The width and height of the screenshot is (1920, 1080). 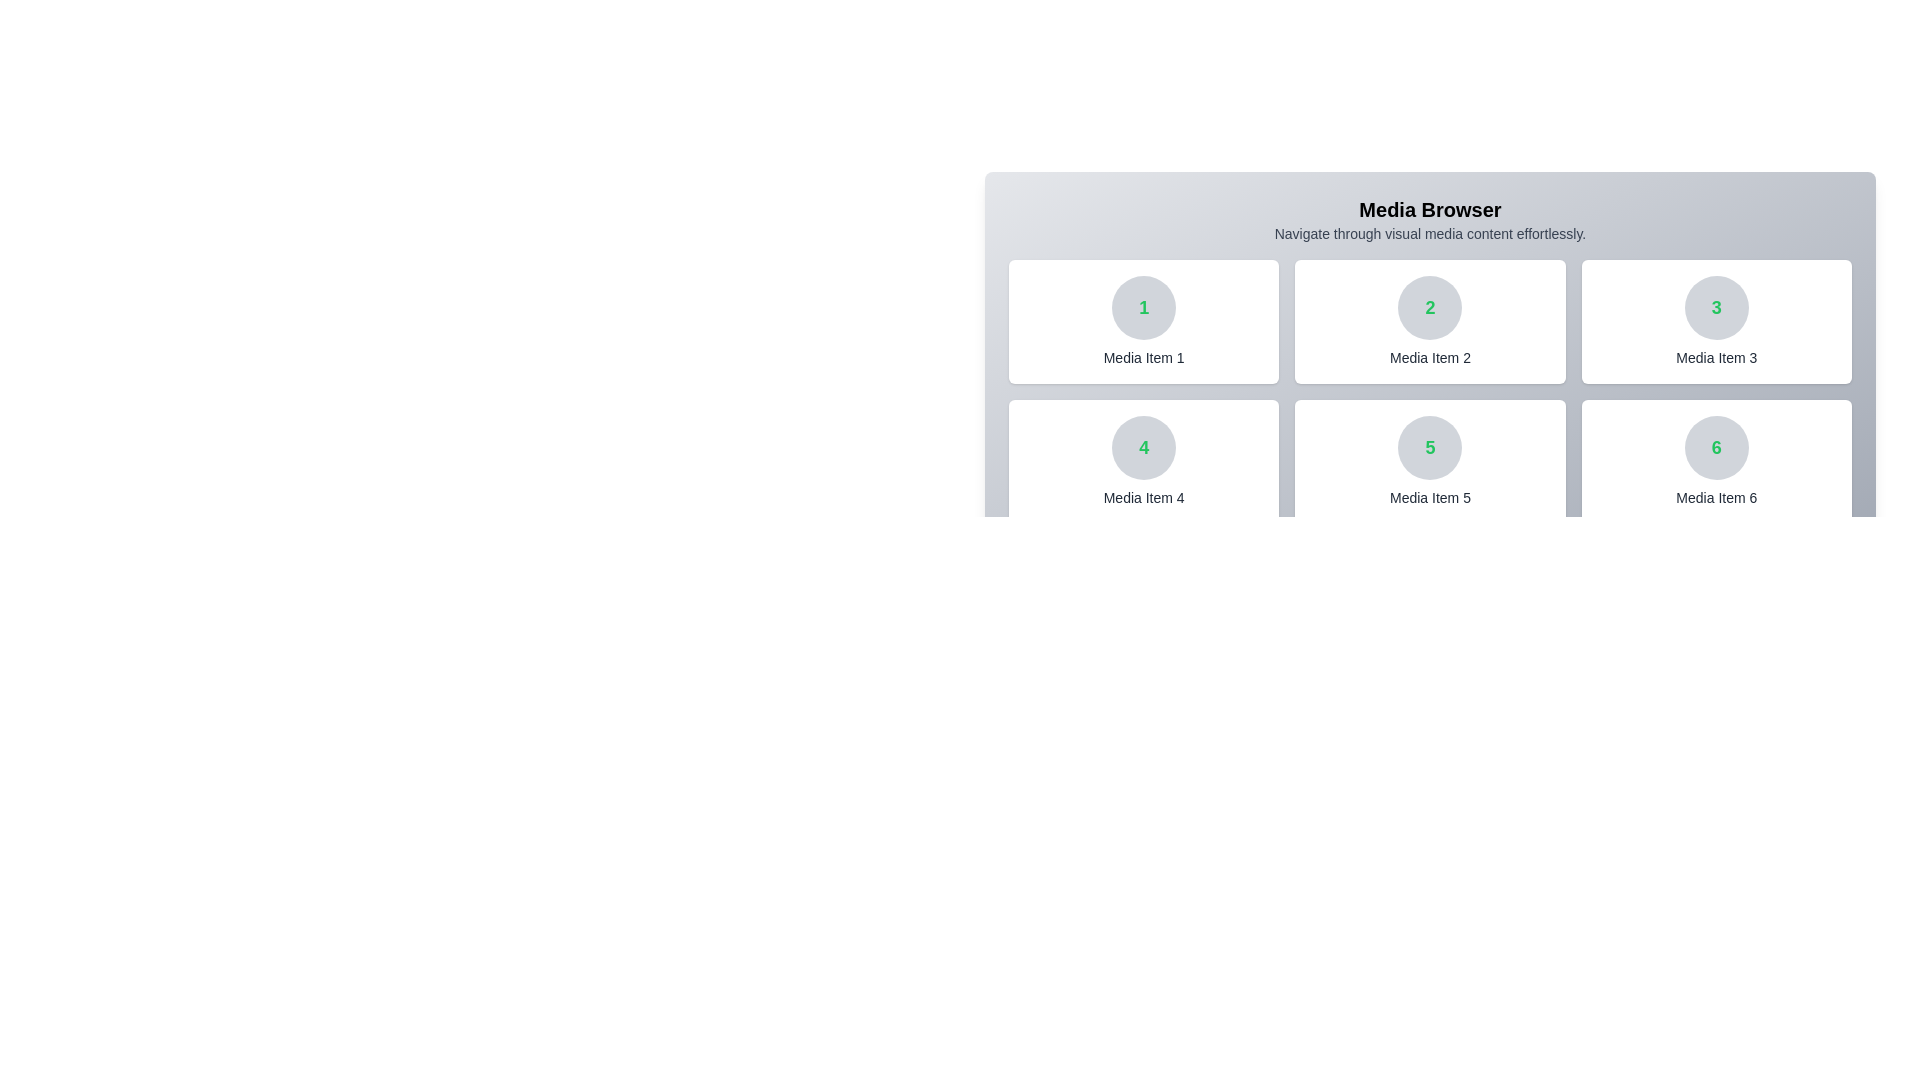 What do you see at coordinates (1715, 357) in the screenshot?
I see `text label located at the bottom of the third tile from the left in the top row of the grid layout, which has a rounded, white background and shadow effect` at bounding box center [1715, 357].